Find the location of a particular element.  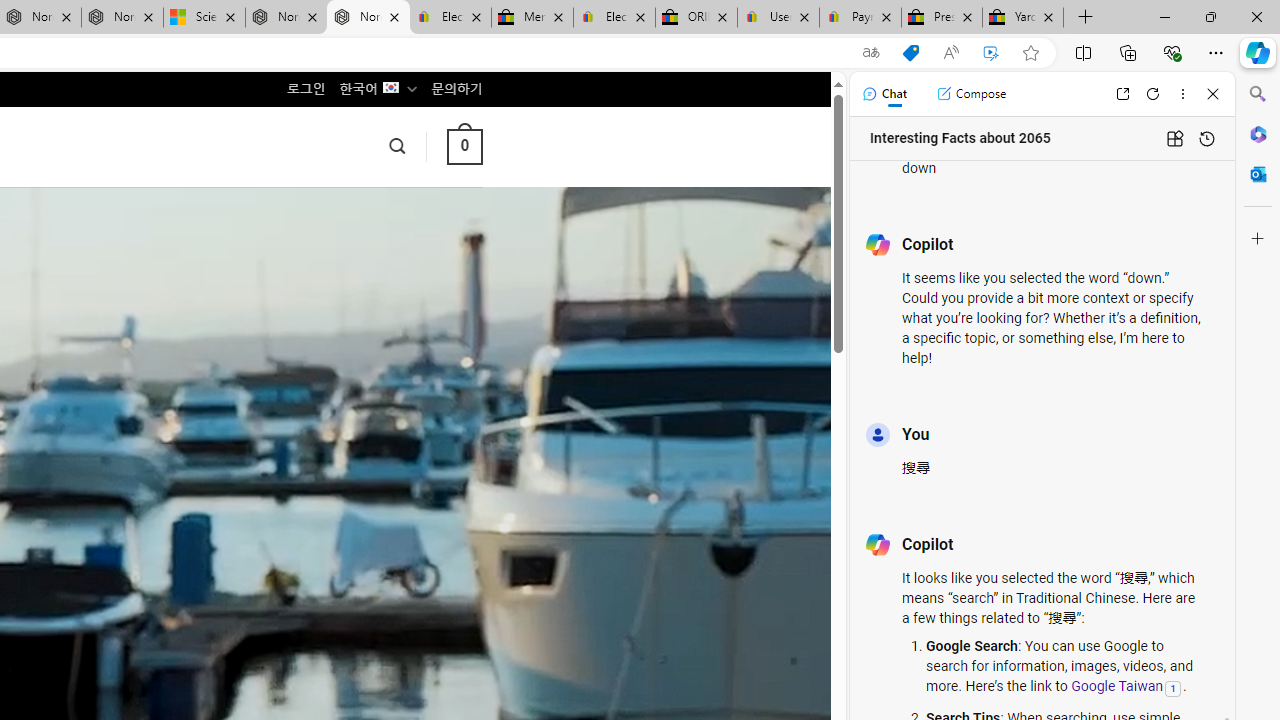

'Minimize' is located at coordinates (1164, 16).